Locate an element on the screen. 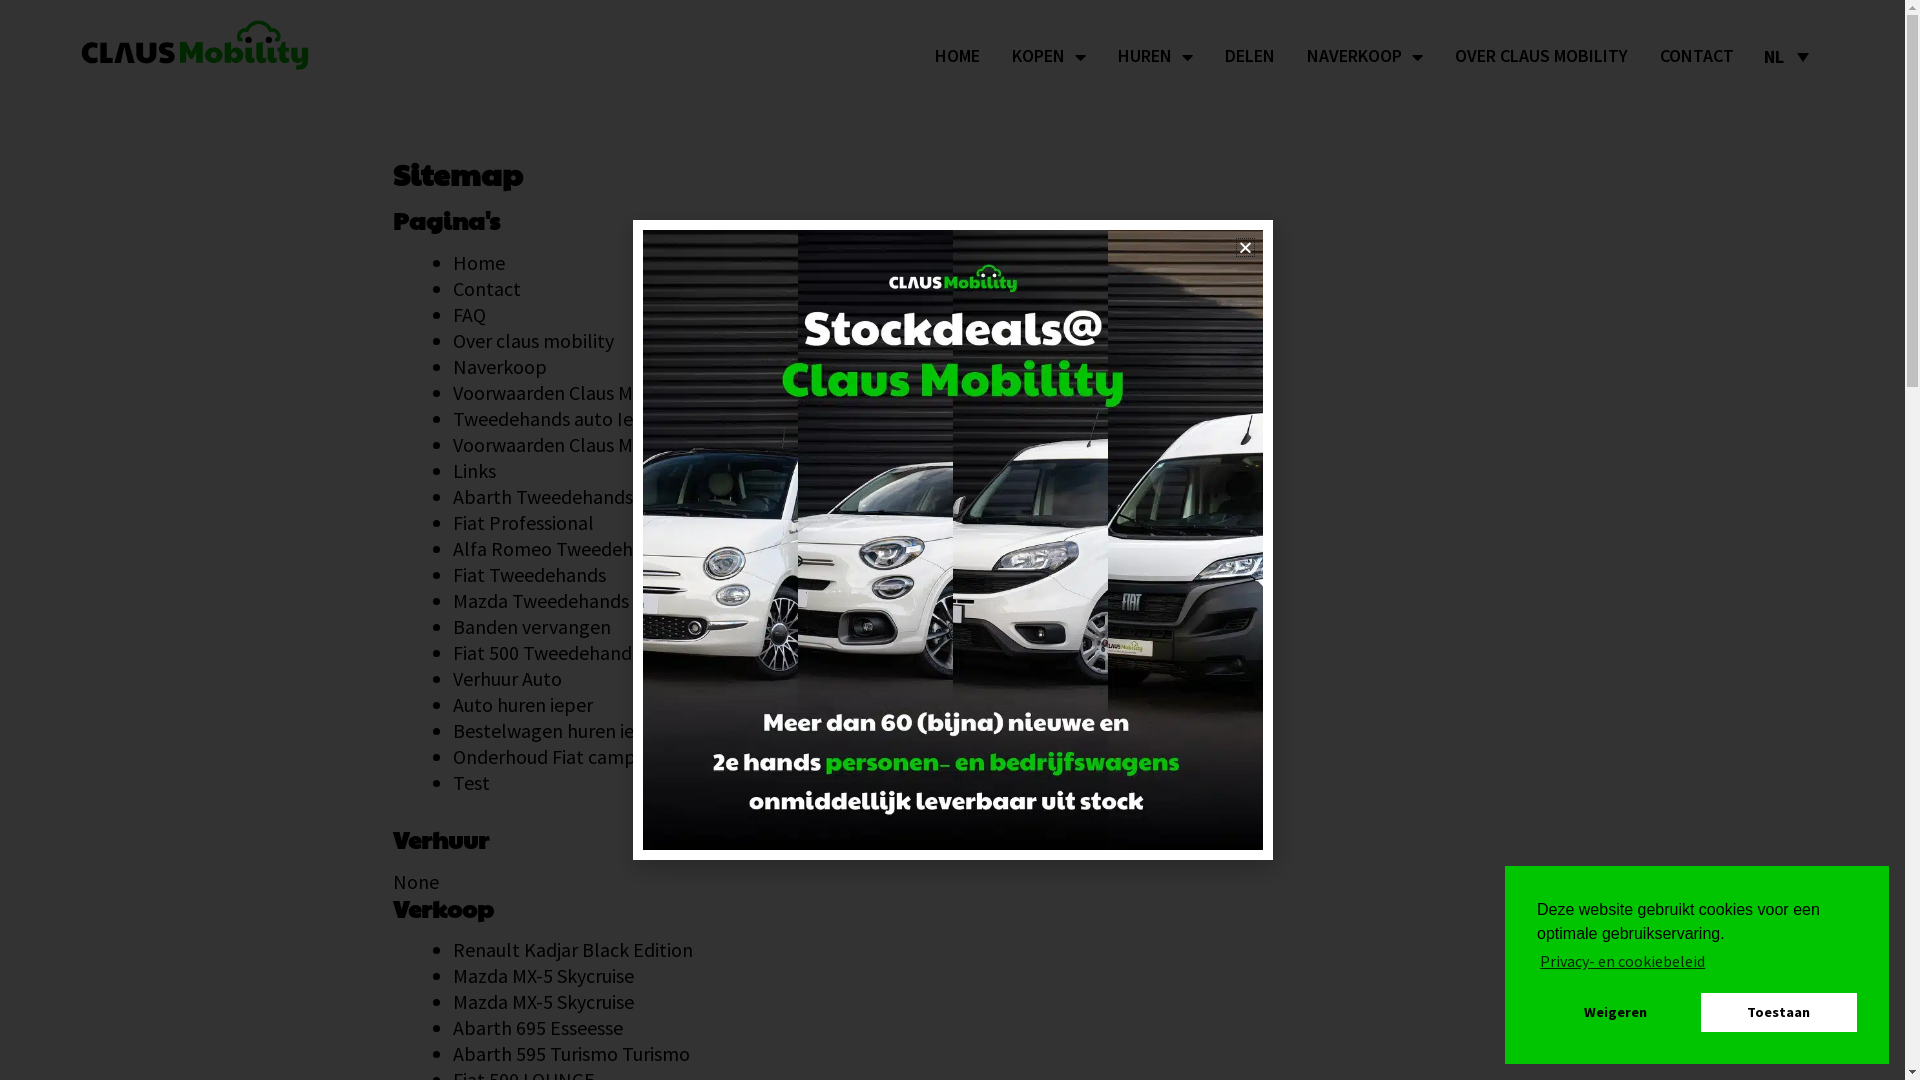 This screenshot has width=1920, height=1080. 'Fiat Professional' is located at coordinates (522, 521).